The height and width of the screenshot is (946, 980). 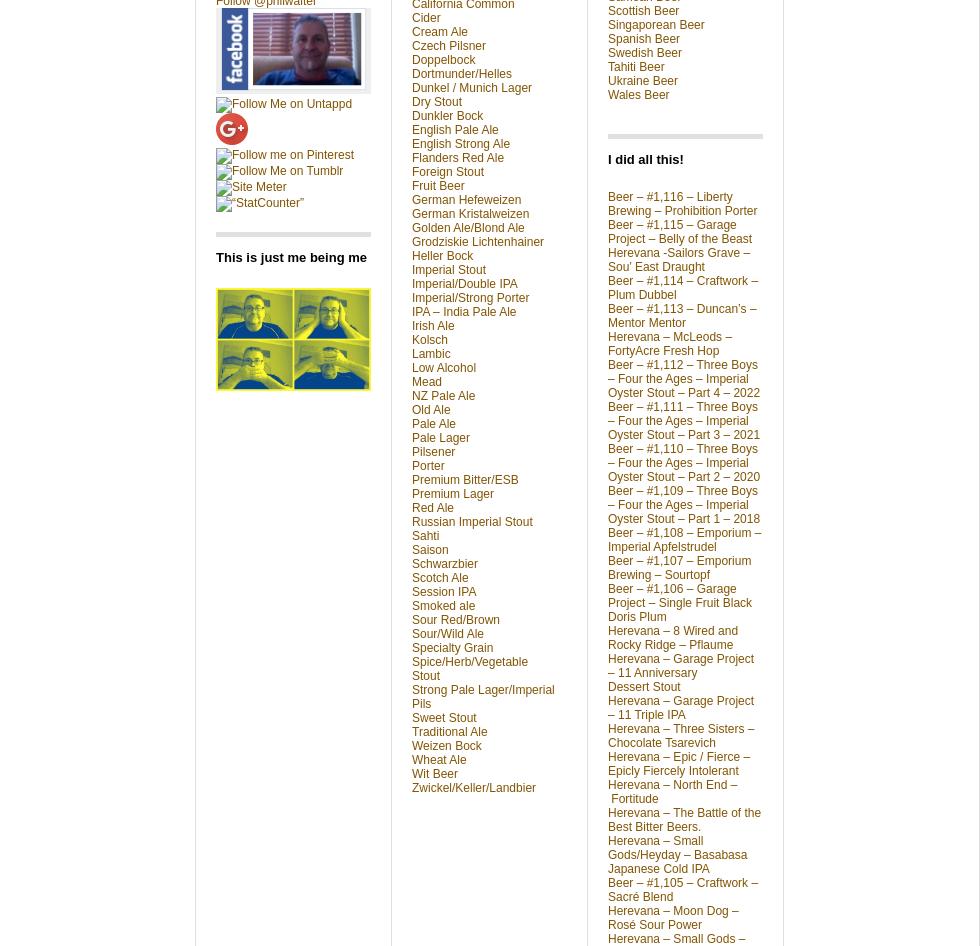 I want to click on 'Lambic', so click(x=431, y=353).